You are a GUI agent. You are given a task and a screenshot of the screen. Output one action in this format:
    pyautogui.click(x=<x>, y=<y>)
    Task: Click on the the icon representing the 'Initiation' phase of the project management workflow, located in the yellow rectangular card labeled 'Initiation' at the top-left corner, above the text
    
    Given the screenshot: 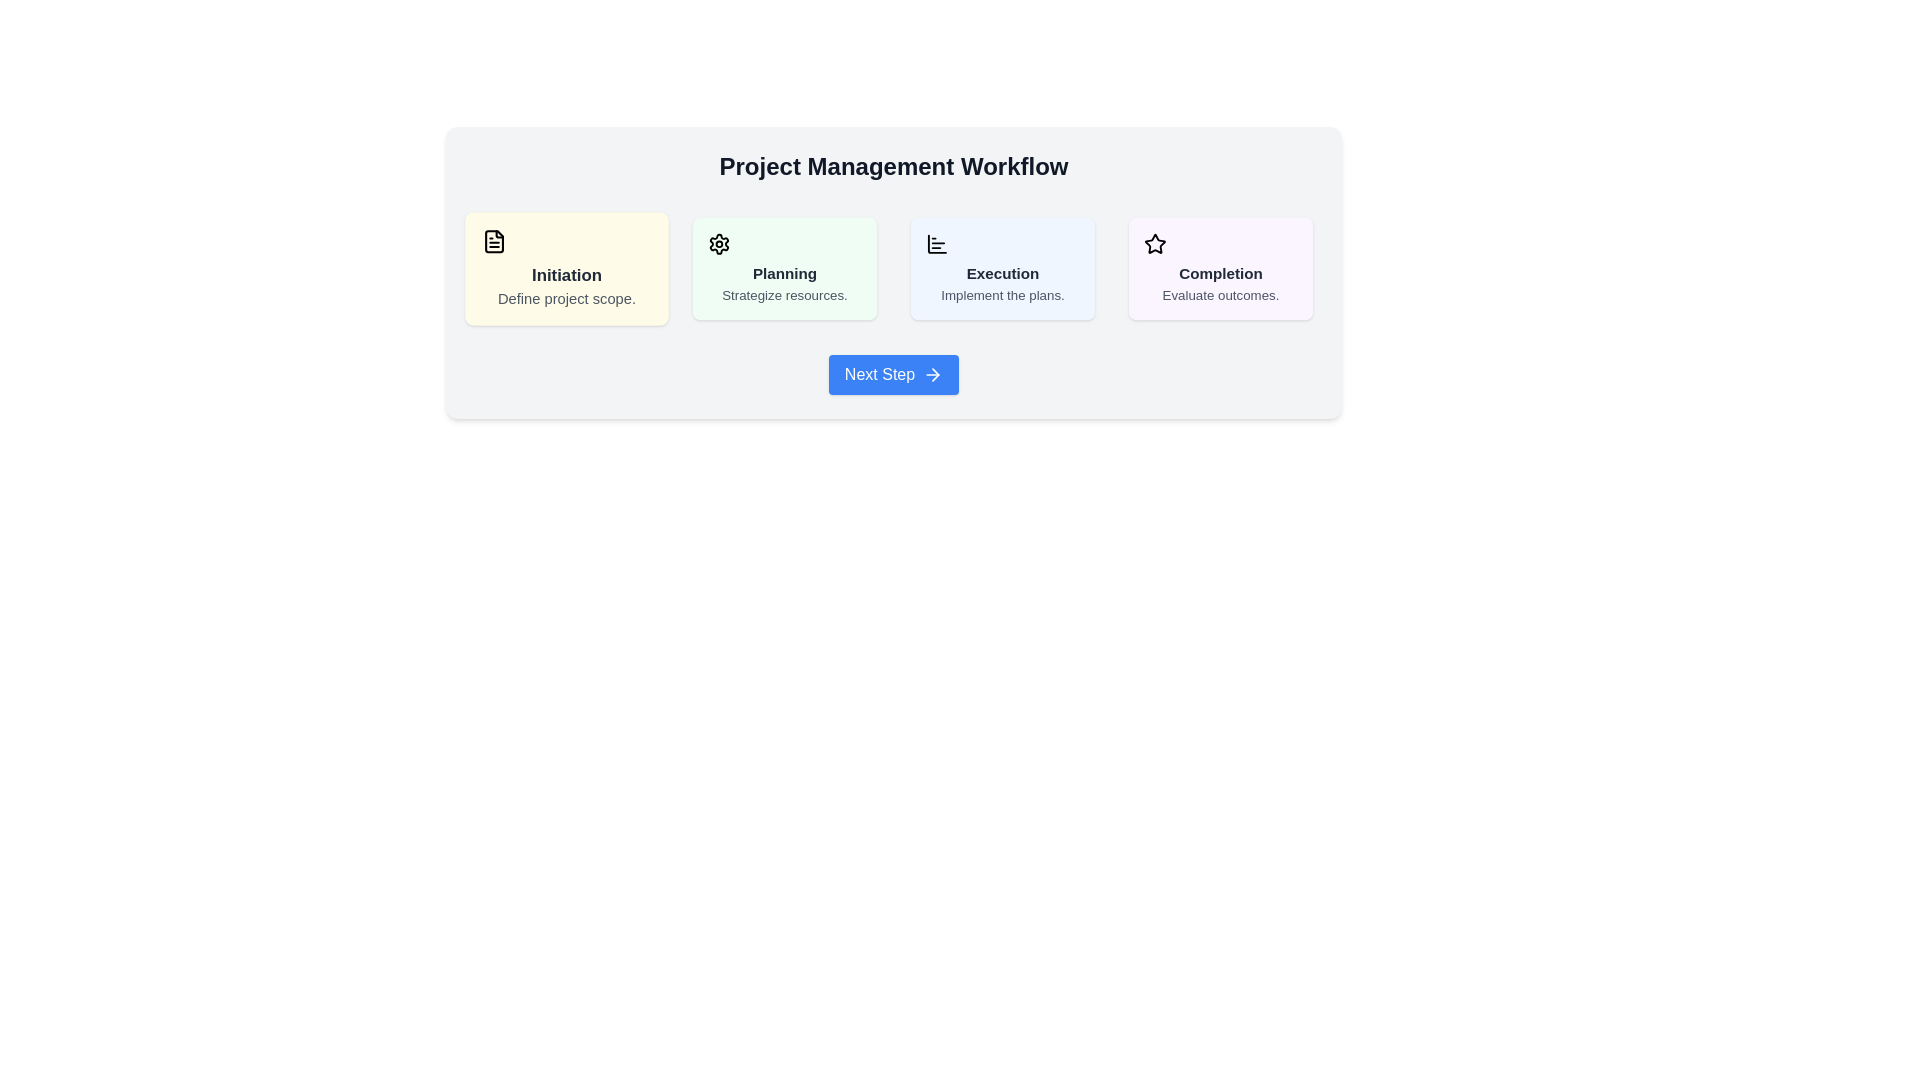 What is the action you would take?
    pyautogui.click(x=494, y=240)
    